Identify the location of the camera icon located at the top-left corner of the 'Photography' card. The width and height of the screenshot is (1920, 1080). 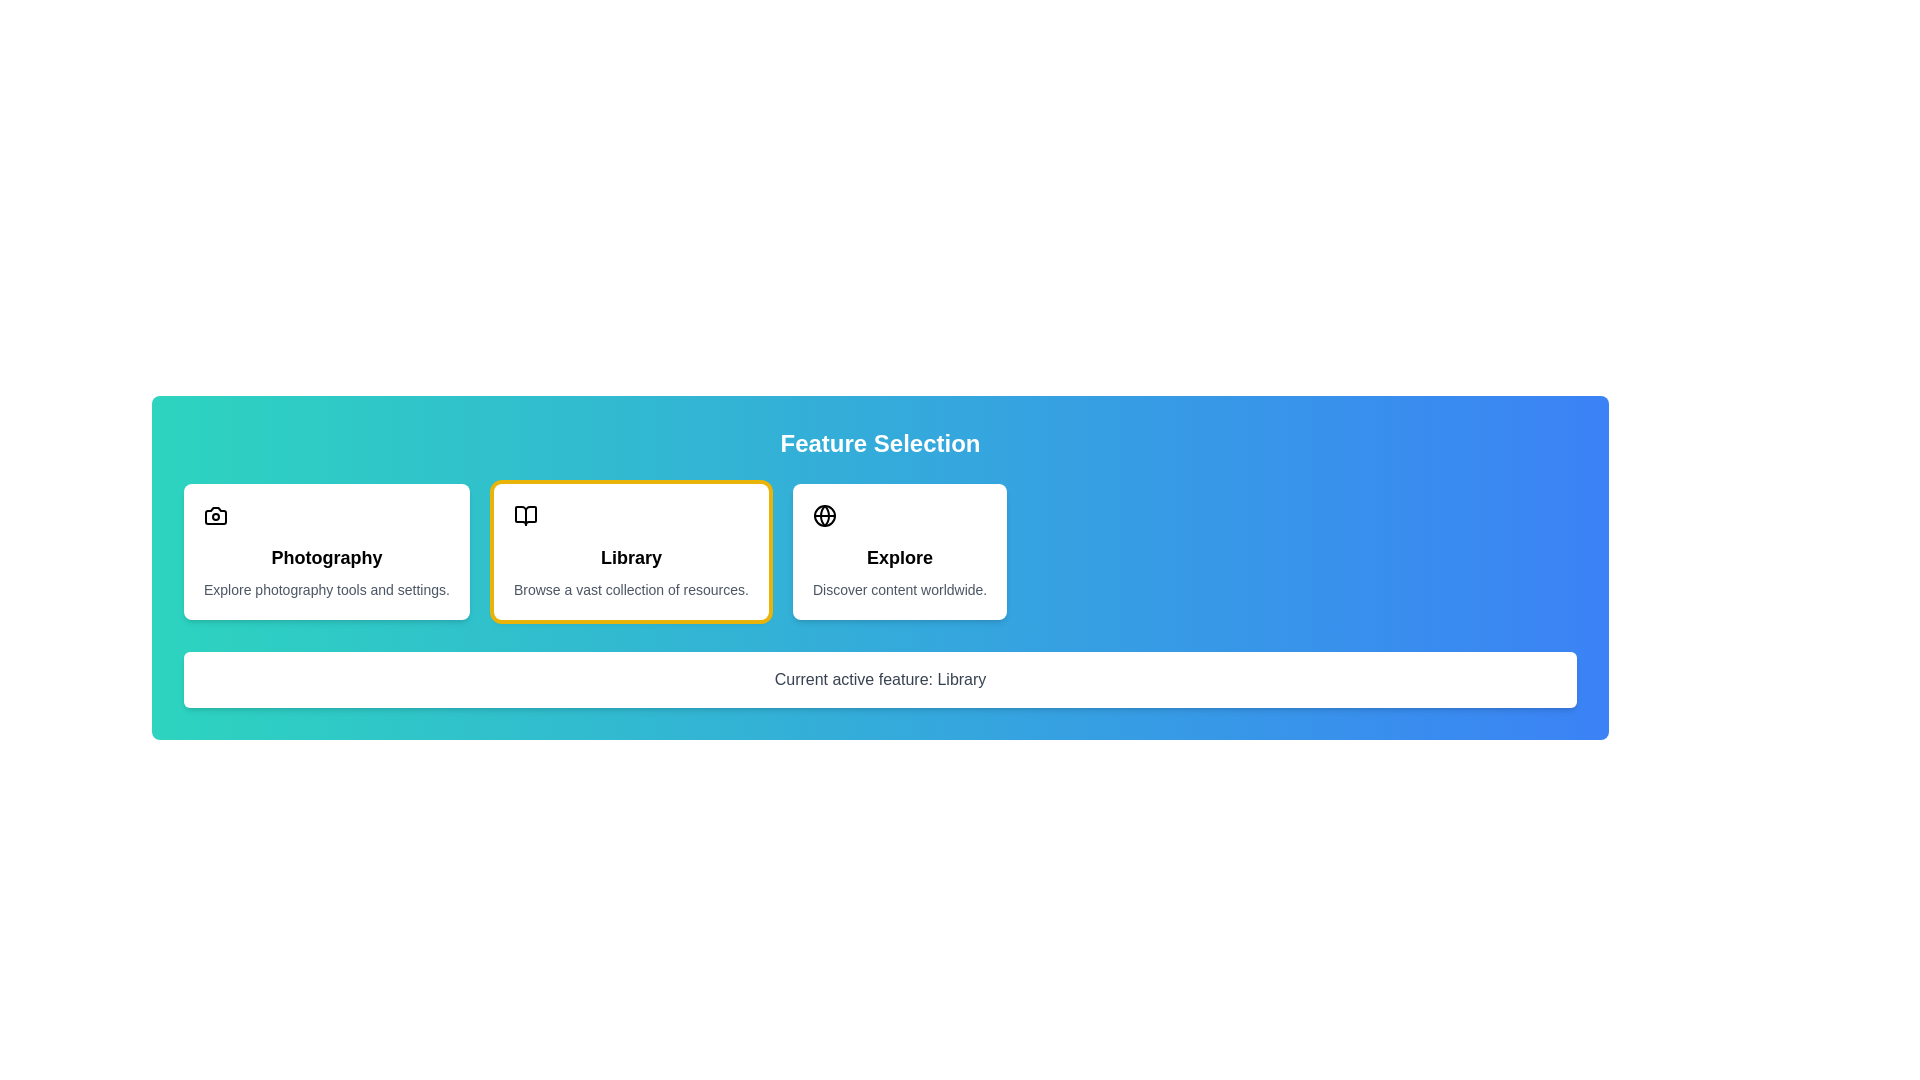
(216, 515).